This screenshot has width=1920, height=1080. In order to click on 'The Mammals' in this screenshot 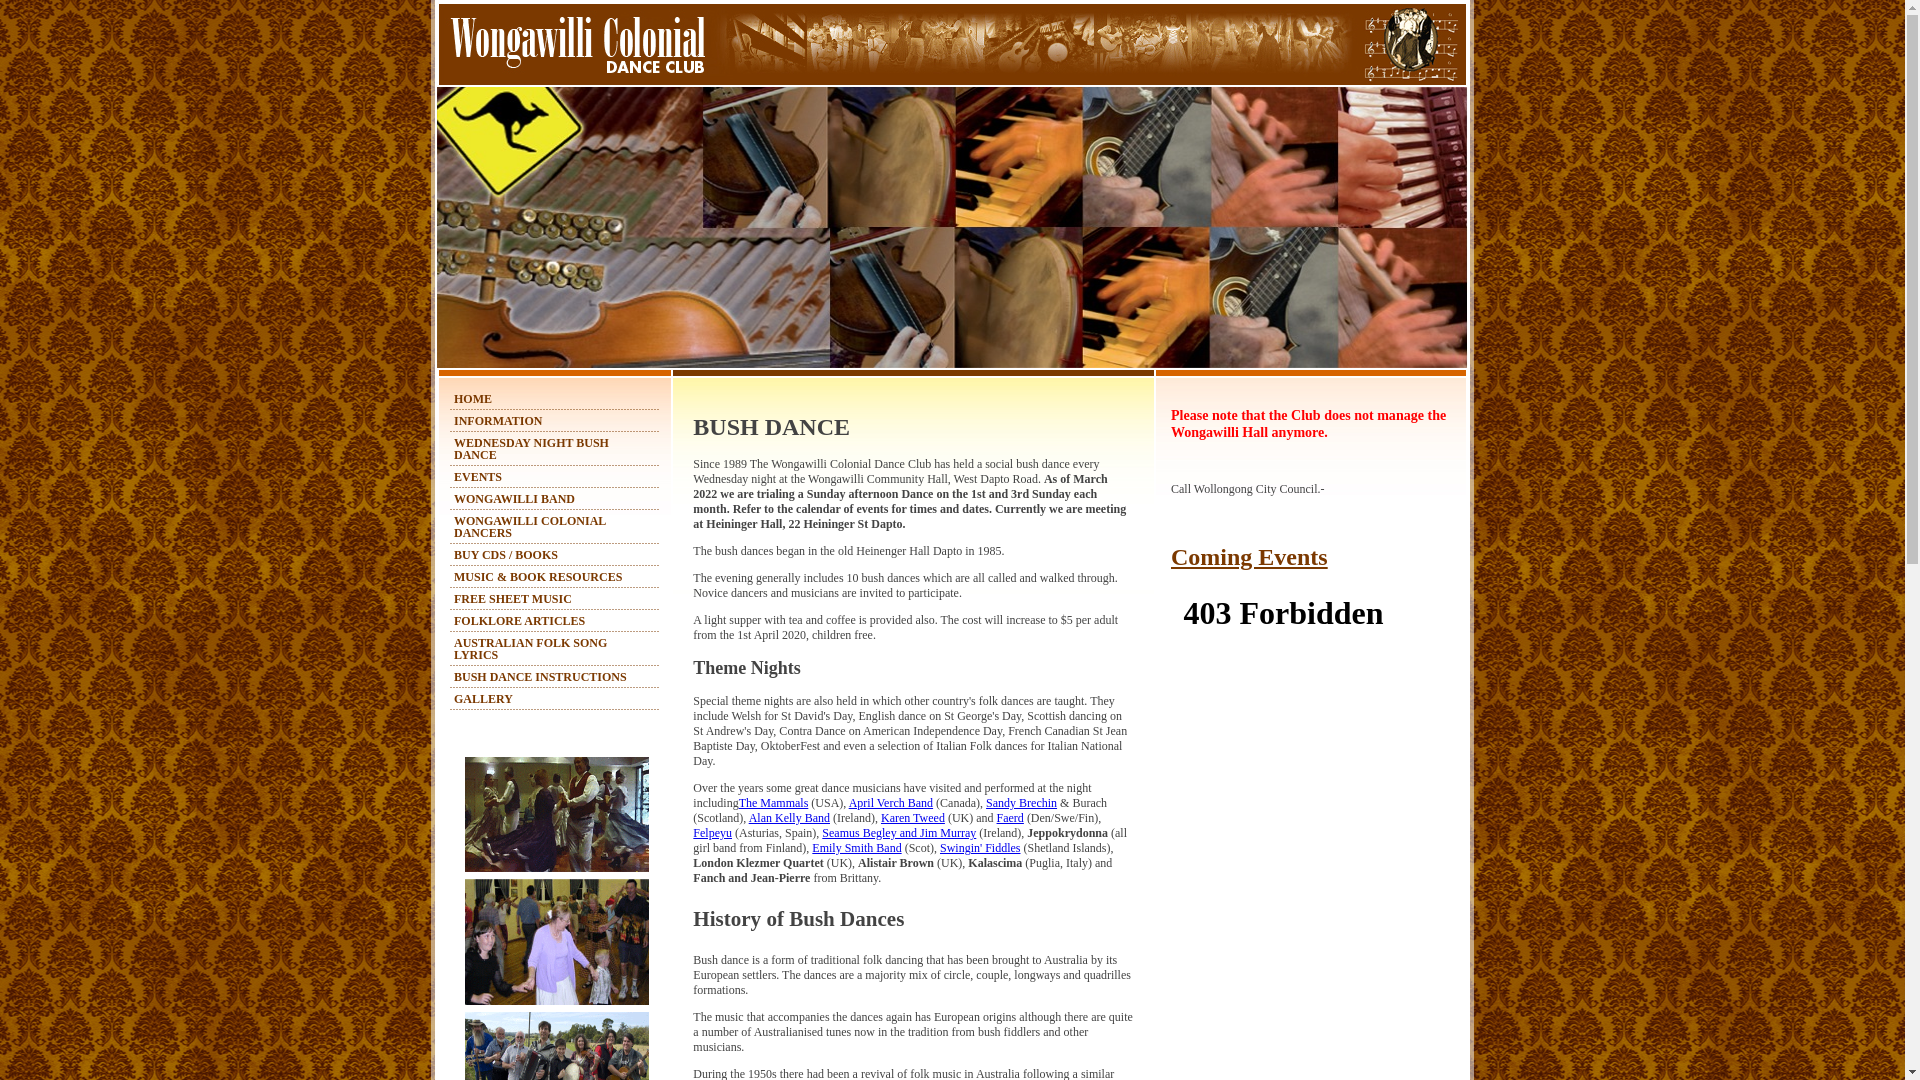, I will do `click(772, 801)`.